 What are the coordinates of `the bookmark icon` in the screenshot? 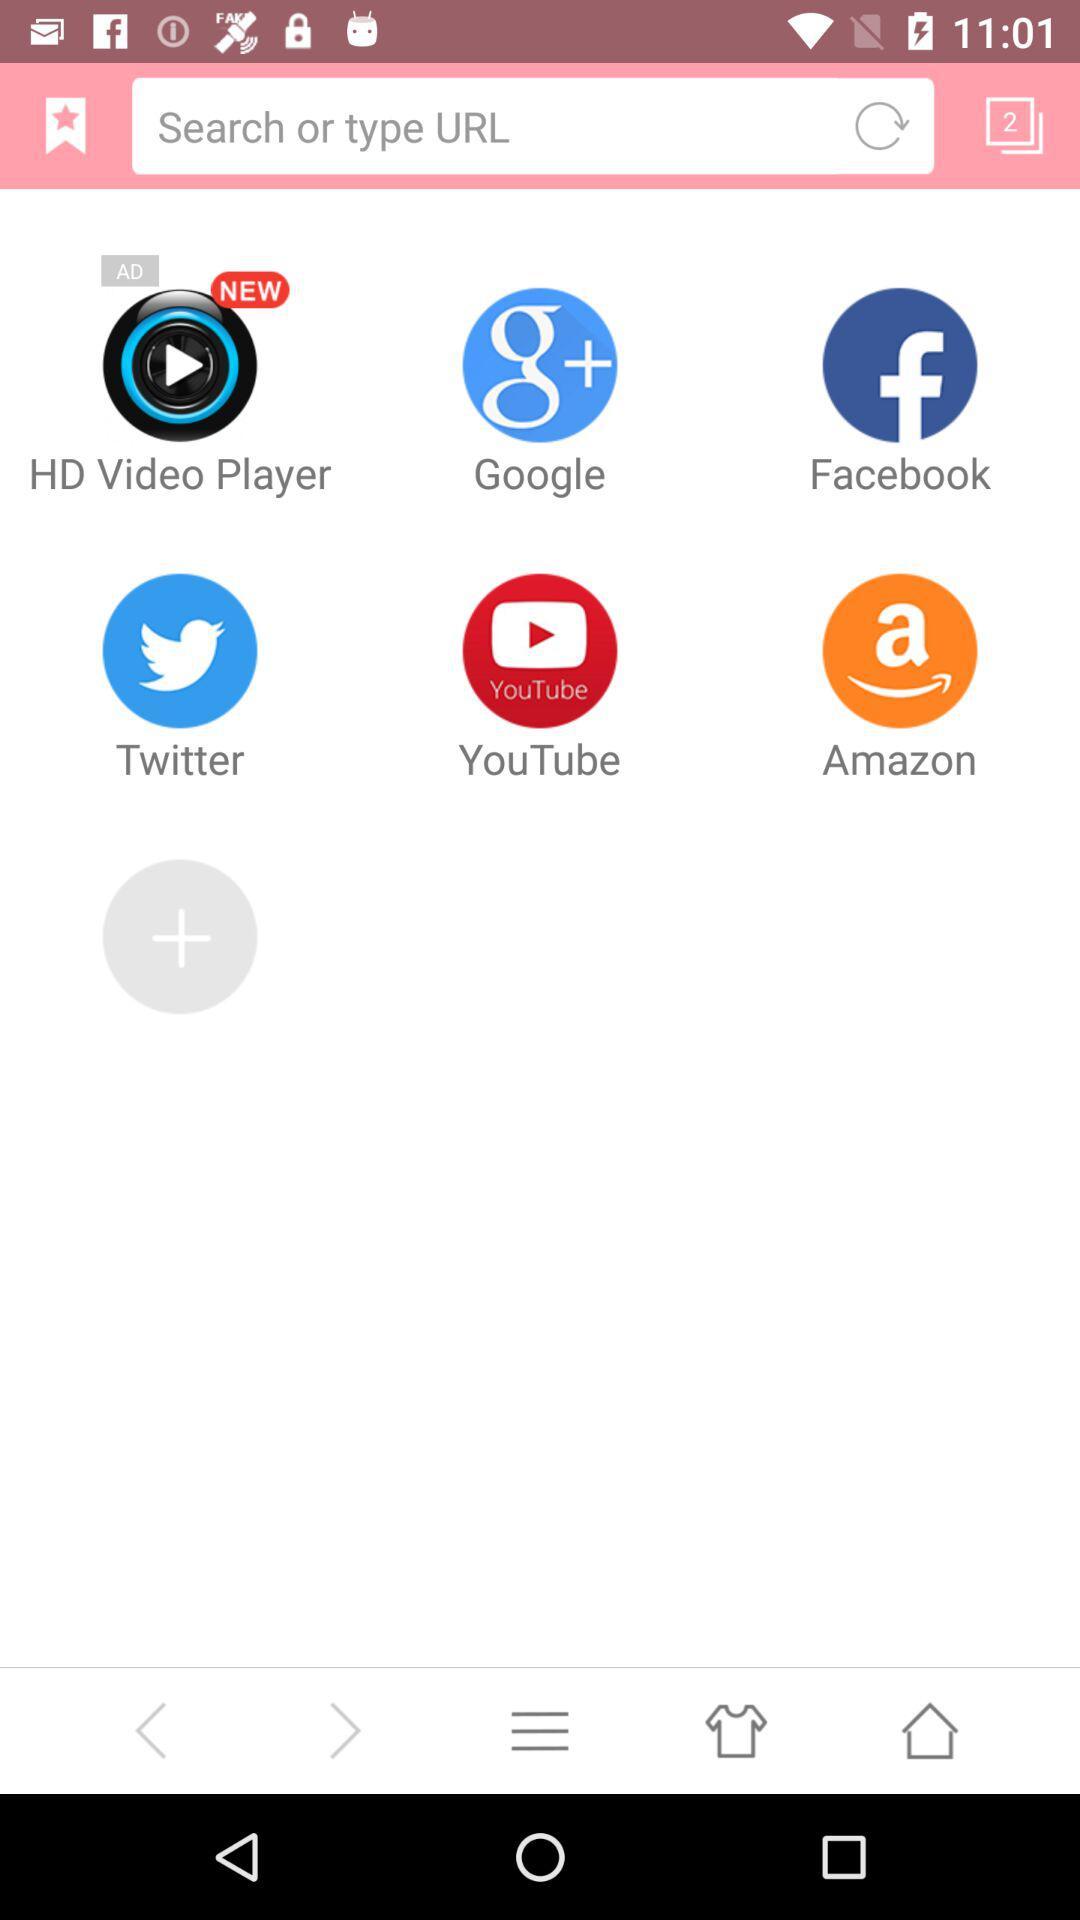 It's located at (64, 133).